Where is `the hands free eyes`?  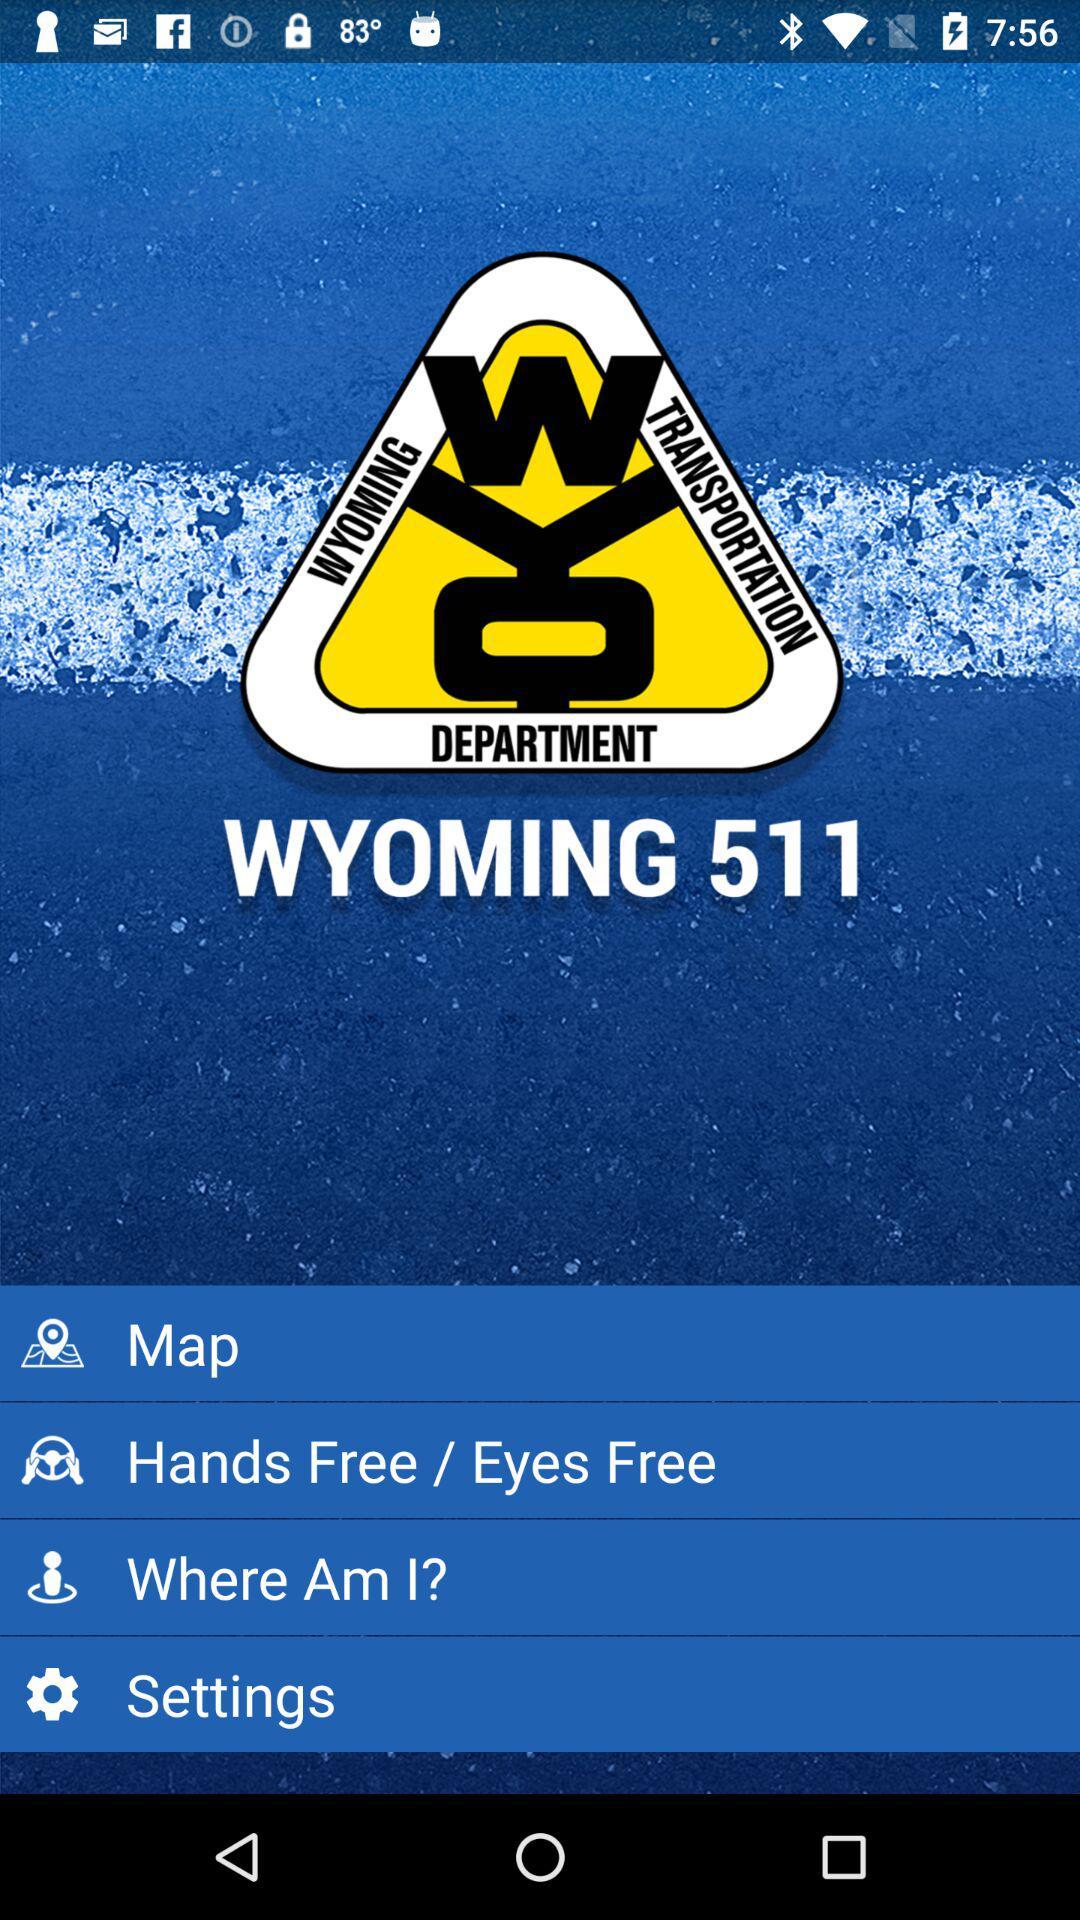
the hands free eyes is located at coordinates (540, 1460).